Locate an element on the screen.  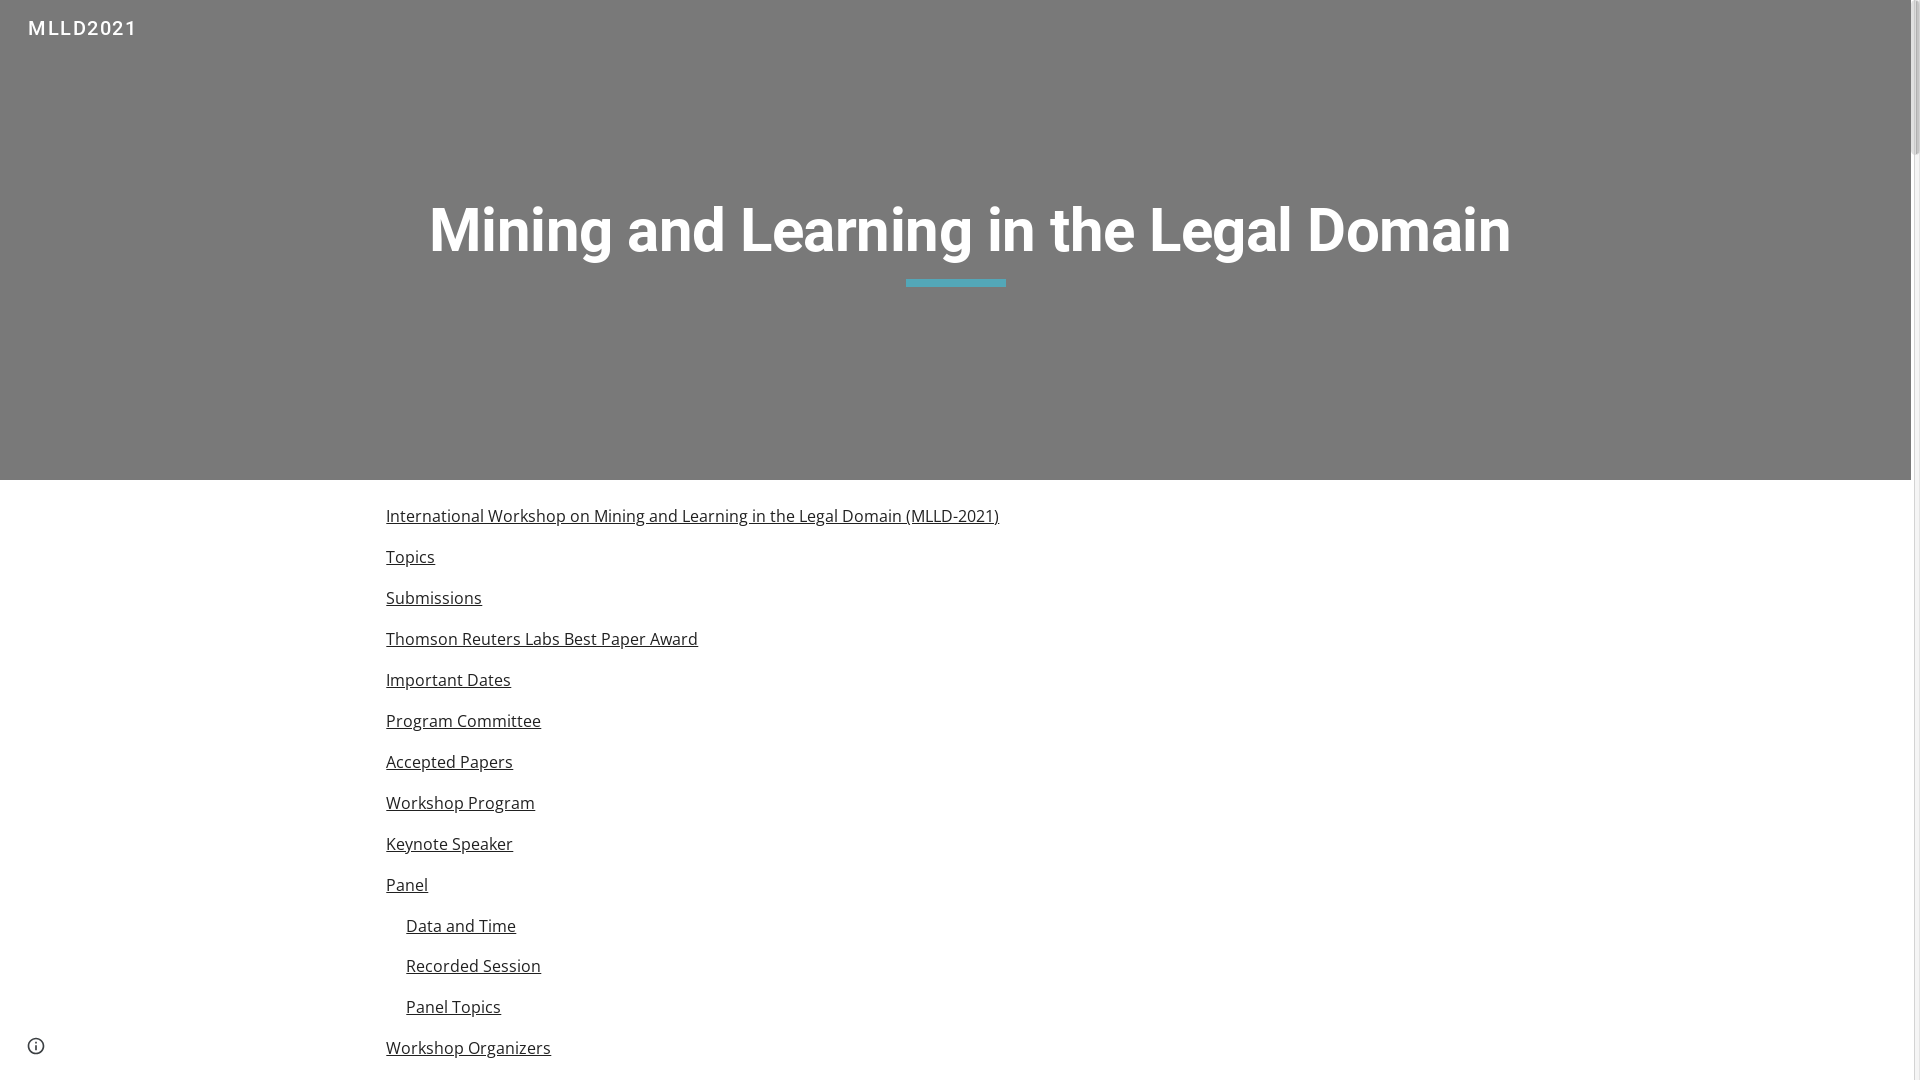
'Data and Time' is located at coordinates (459, 925).